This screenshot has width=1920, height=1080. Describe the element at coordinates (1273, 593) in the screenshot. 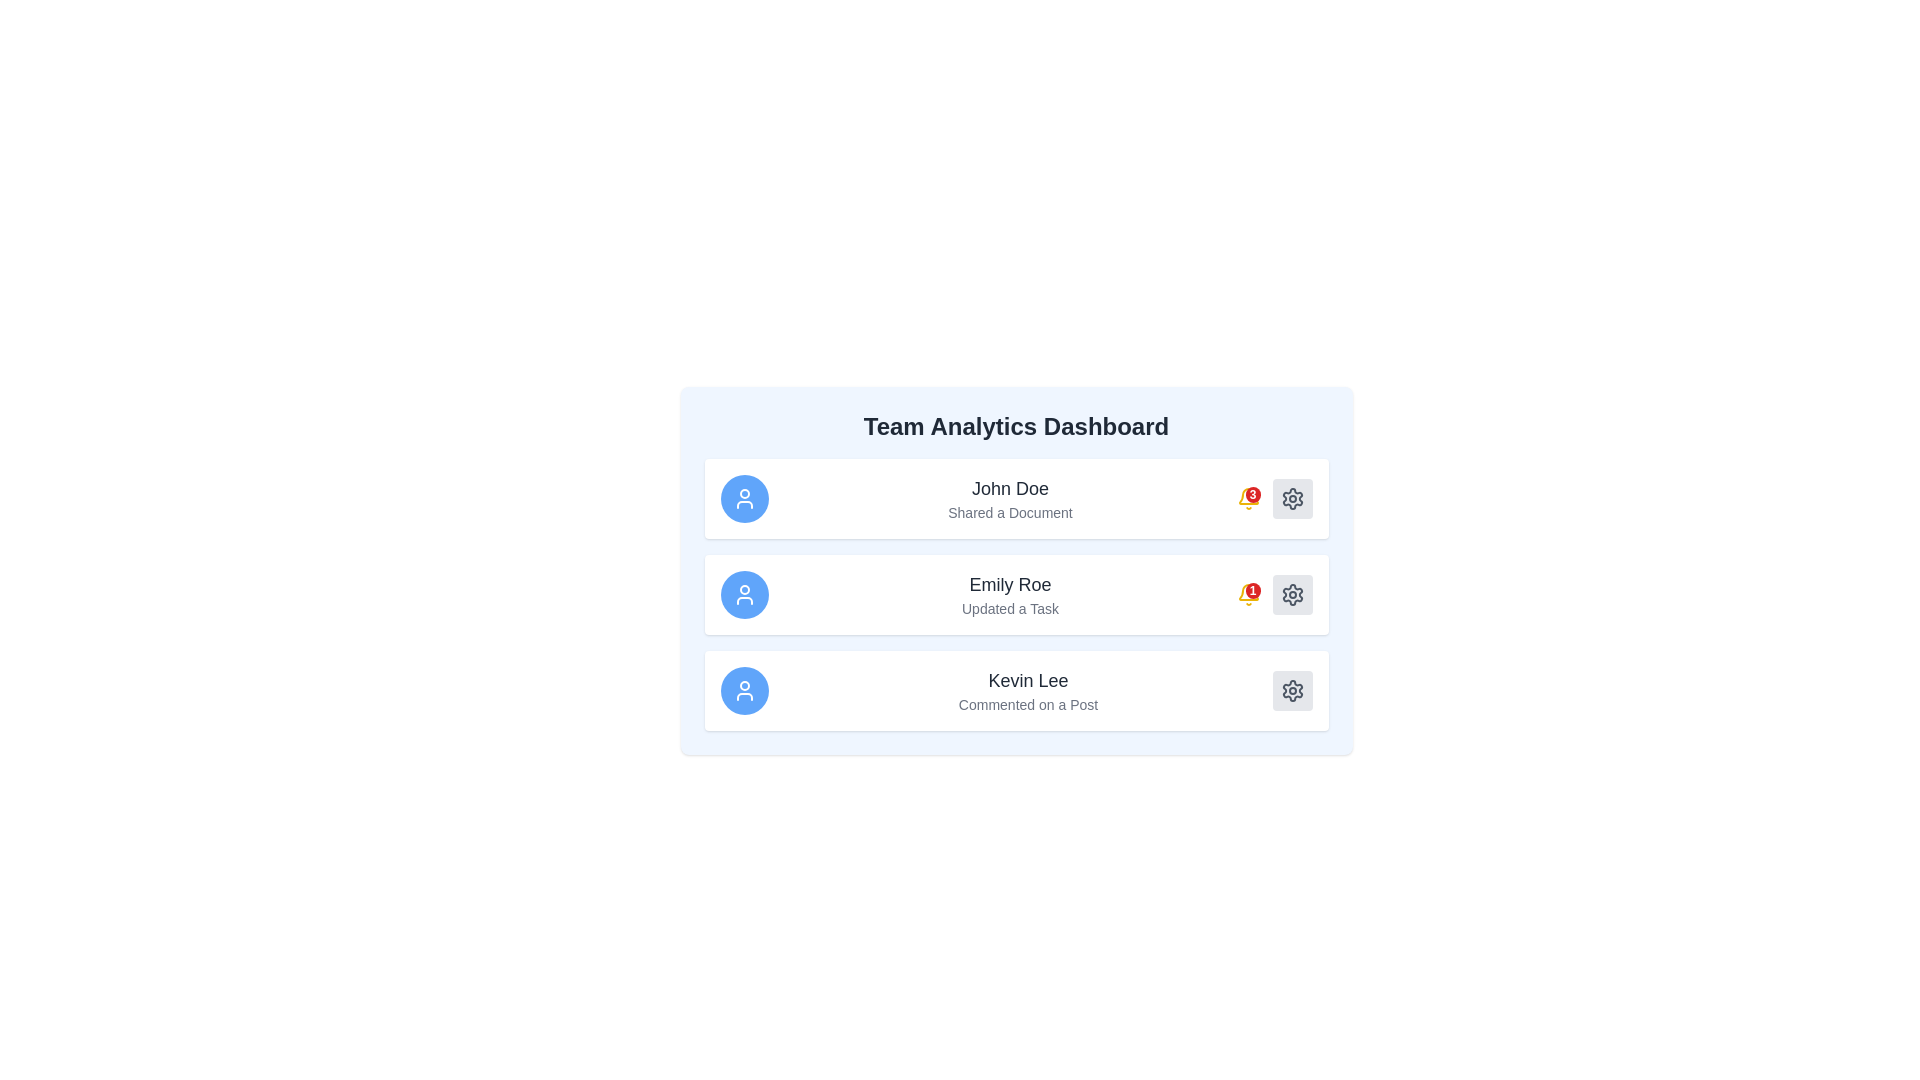

I see `the Notification badge located in the notification section of the 'Emily Roe' activity card to interact with the new notifications or updates` at that location.